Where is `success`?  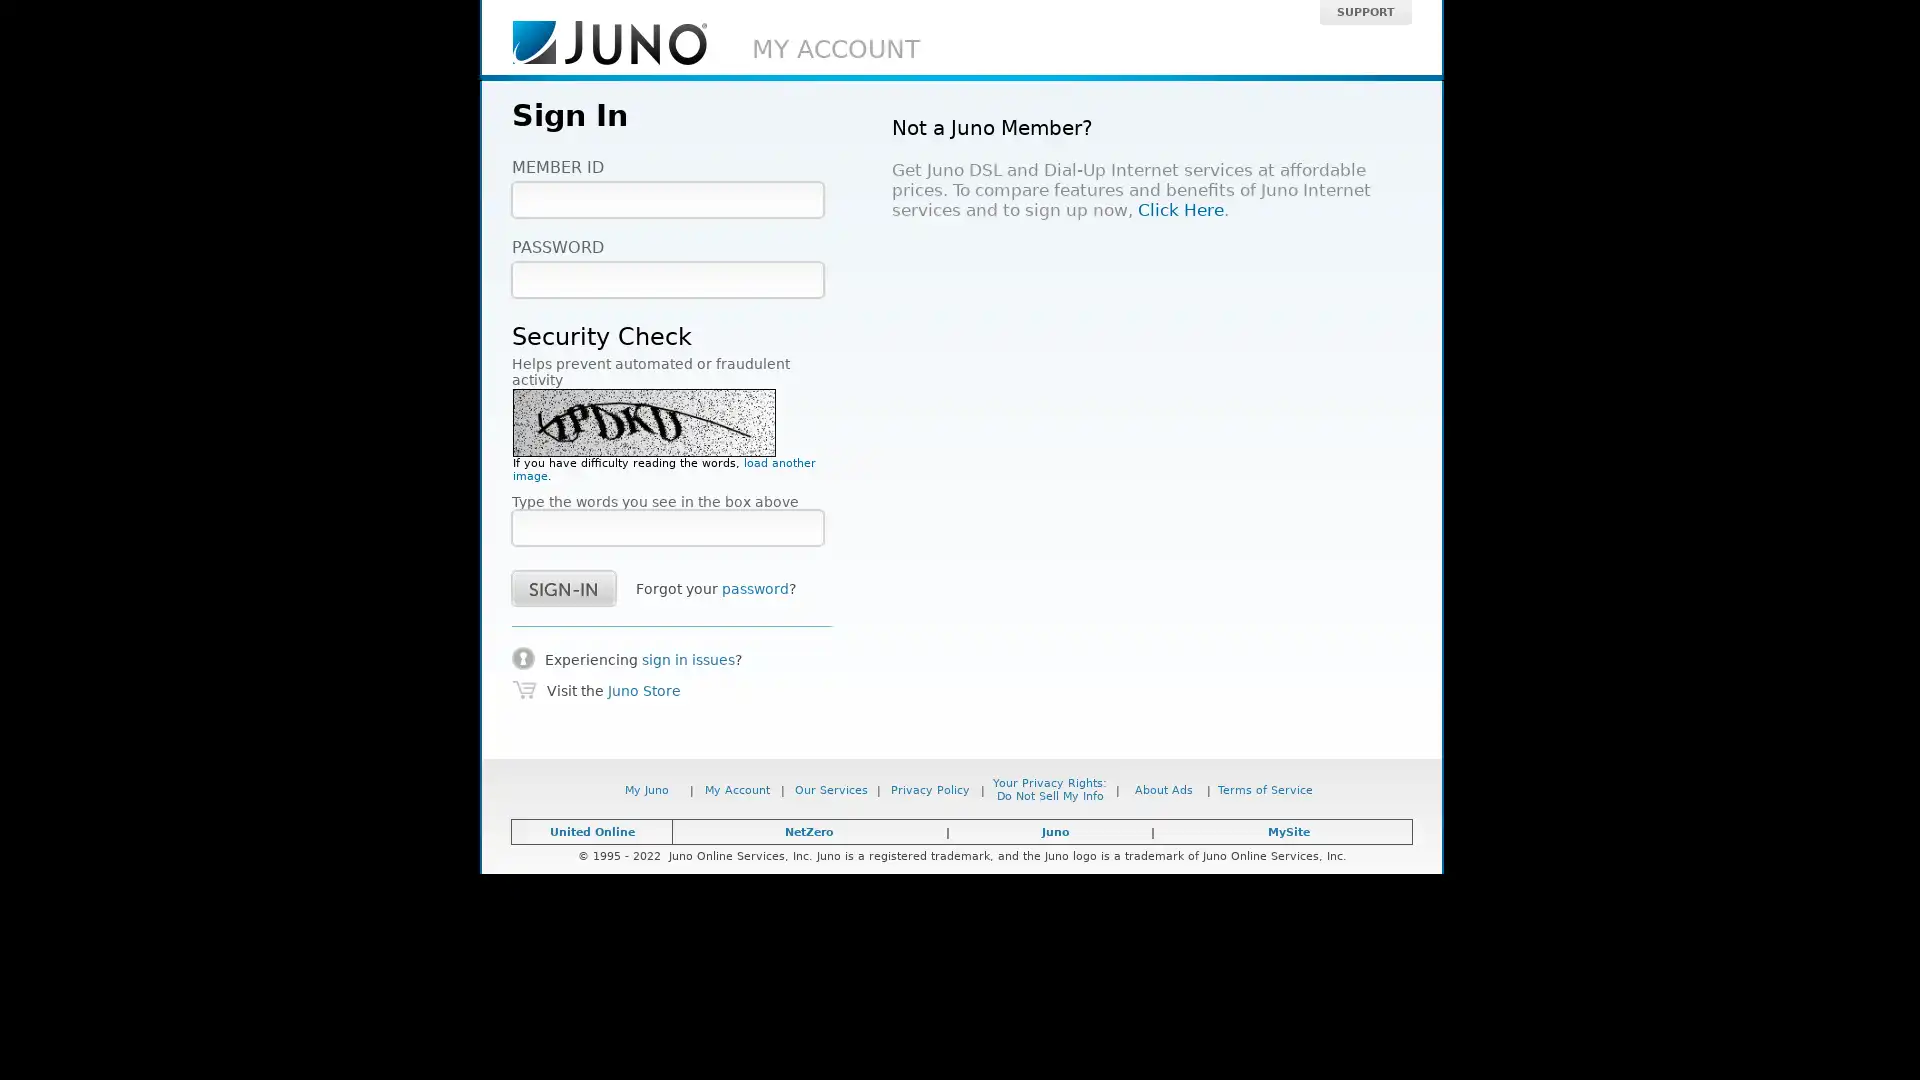 success is located at coordinates (563, 587).